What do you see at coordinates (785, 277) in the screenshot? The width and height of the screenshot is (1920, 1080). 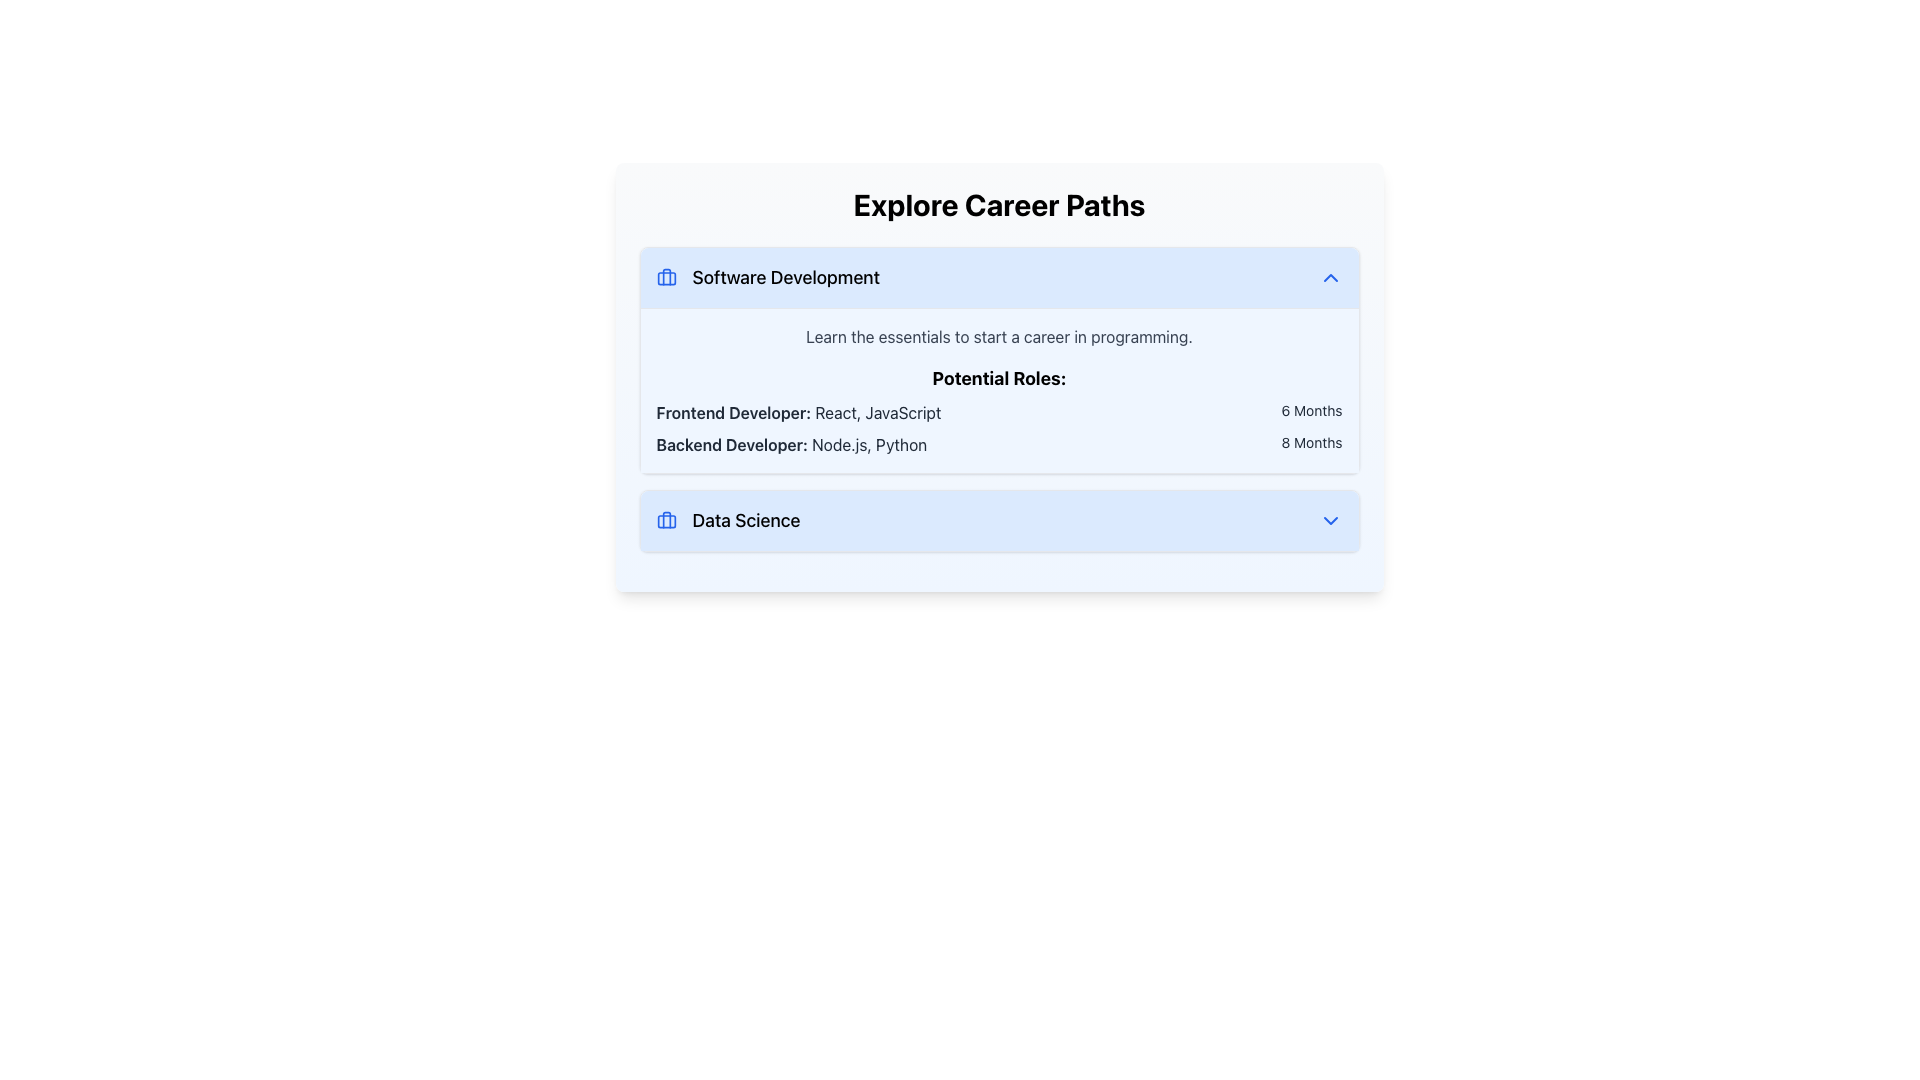 I see `the text label displaying 'Software Development', which is positioned prominently on a light blue background, aligned with an icon to its left` at bounding box center [785, 277].